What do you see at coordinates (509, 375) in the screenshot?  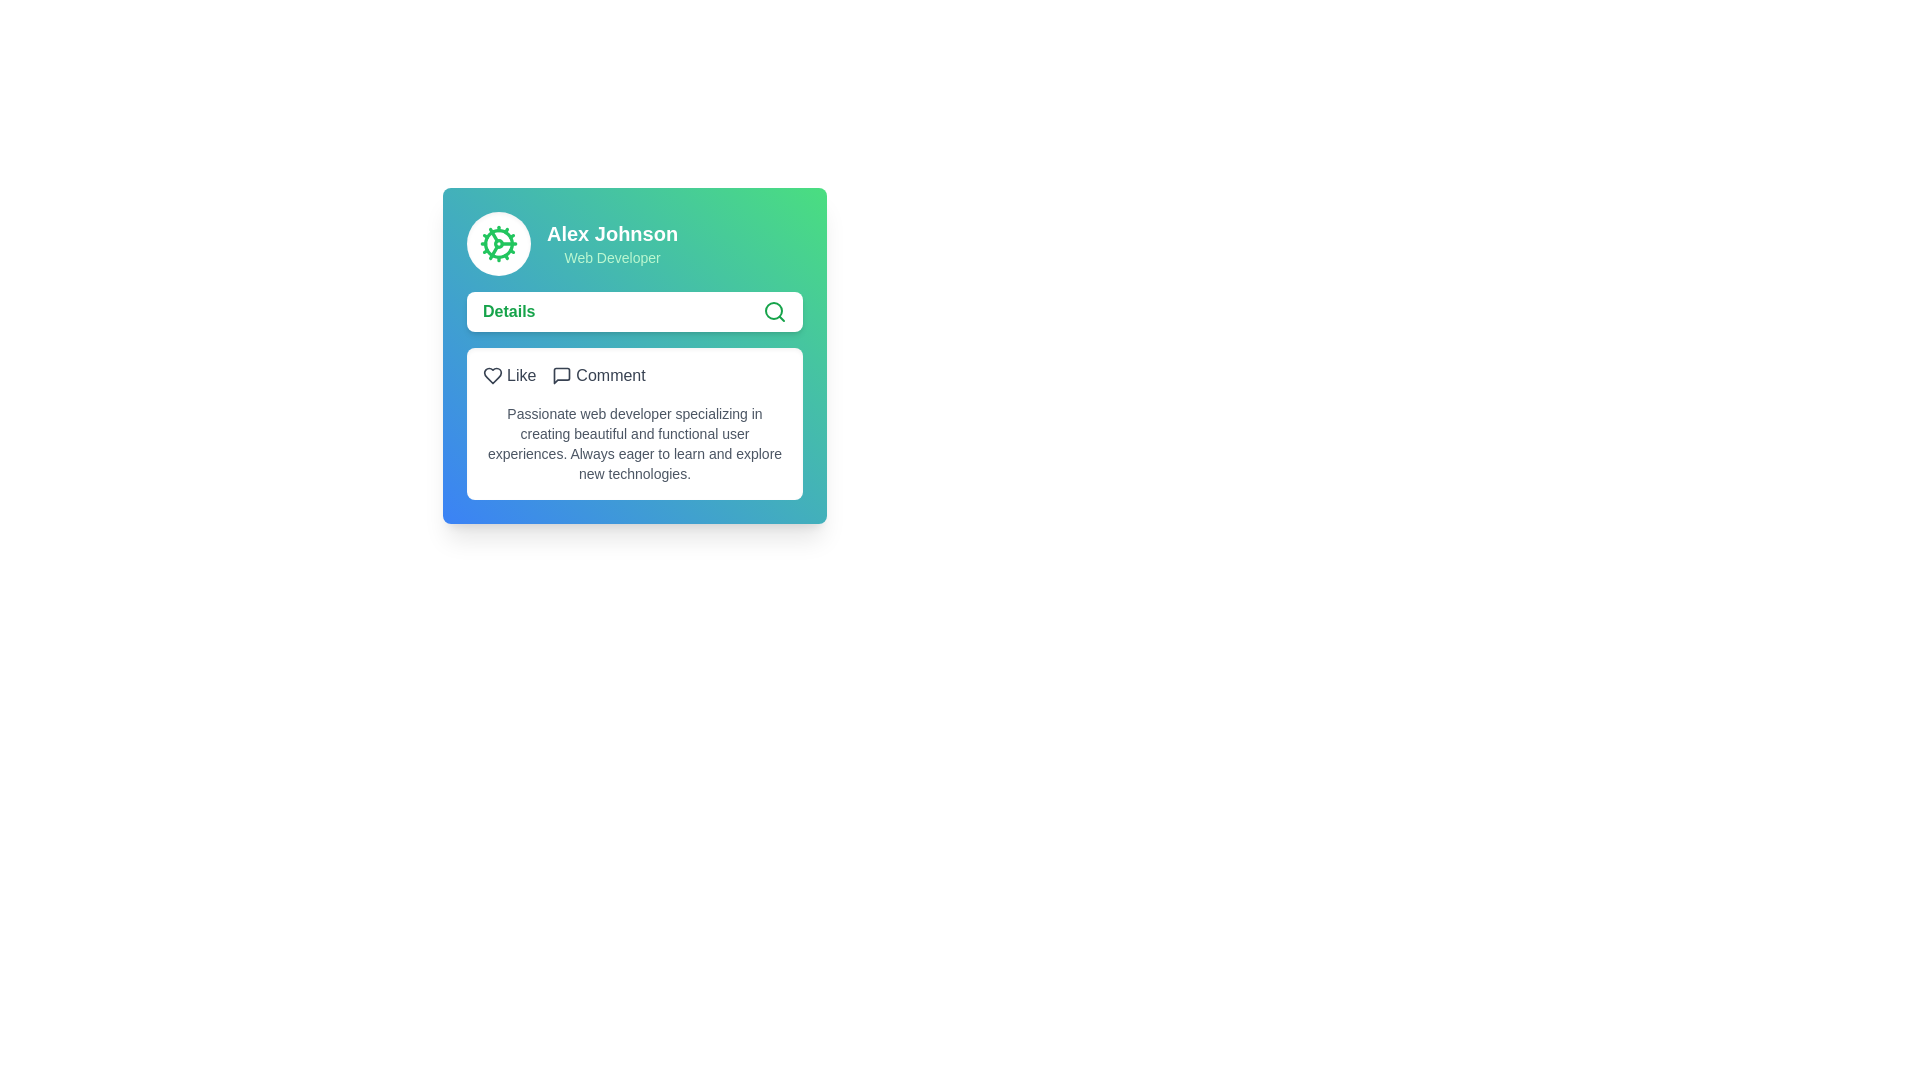 I see `the 'Like' button, which features a heart icon and the text 'Like', located in the top-left of a two-item horizontal group within a card` at bounding box center [509, 375].